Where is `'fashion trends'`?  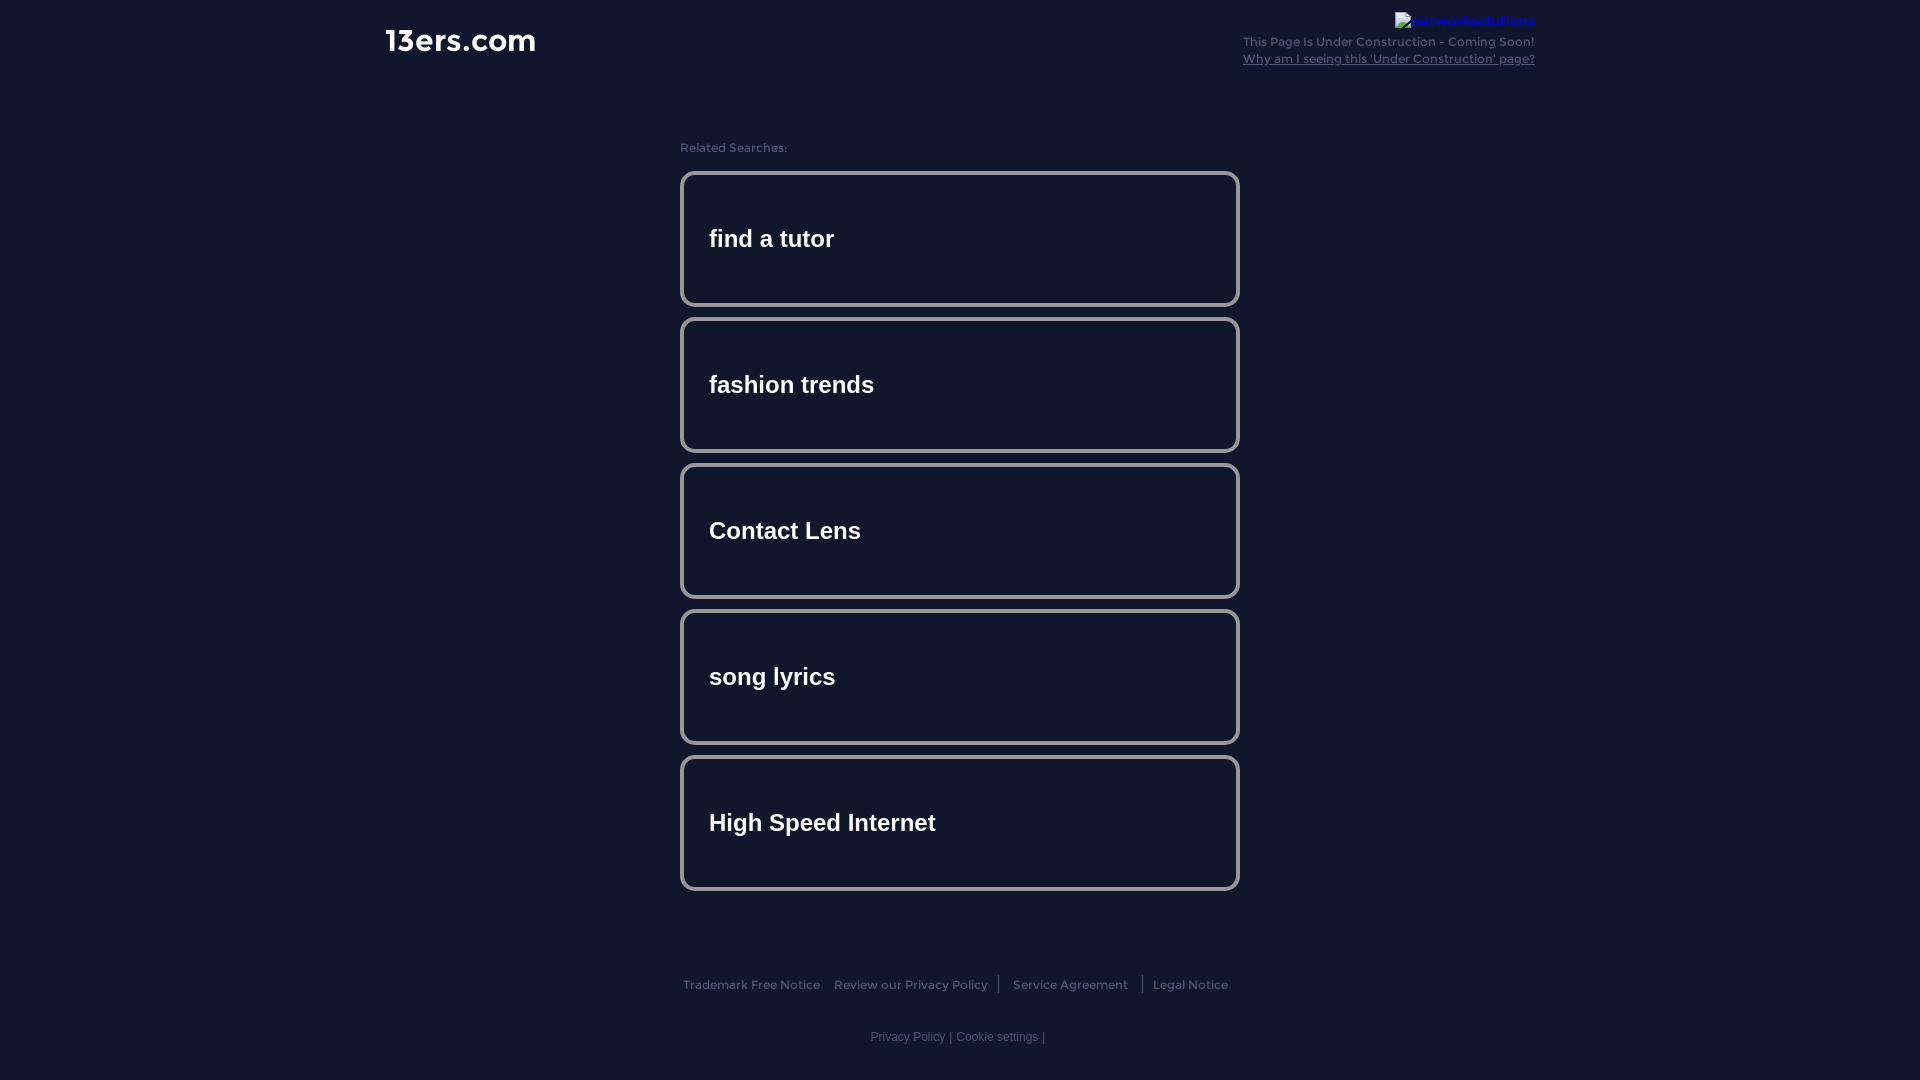 'fashion trends' is located at coordinates (960, 385).